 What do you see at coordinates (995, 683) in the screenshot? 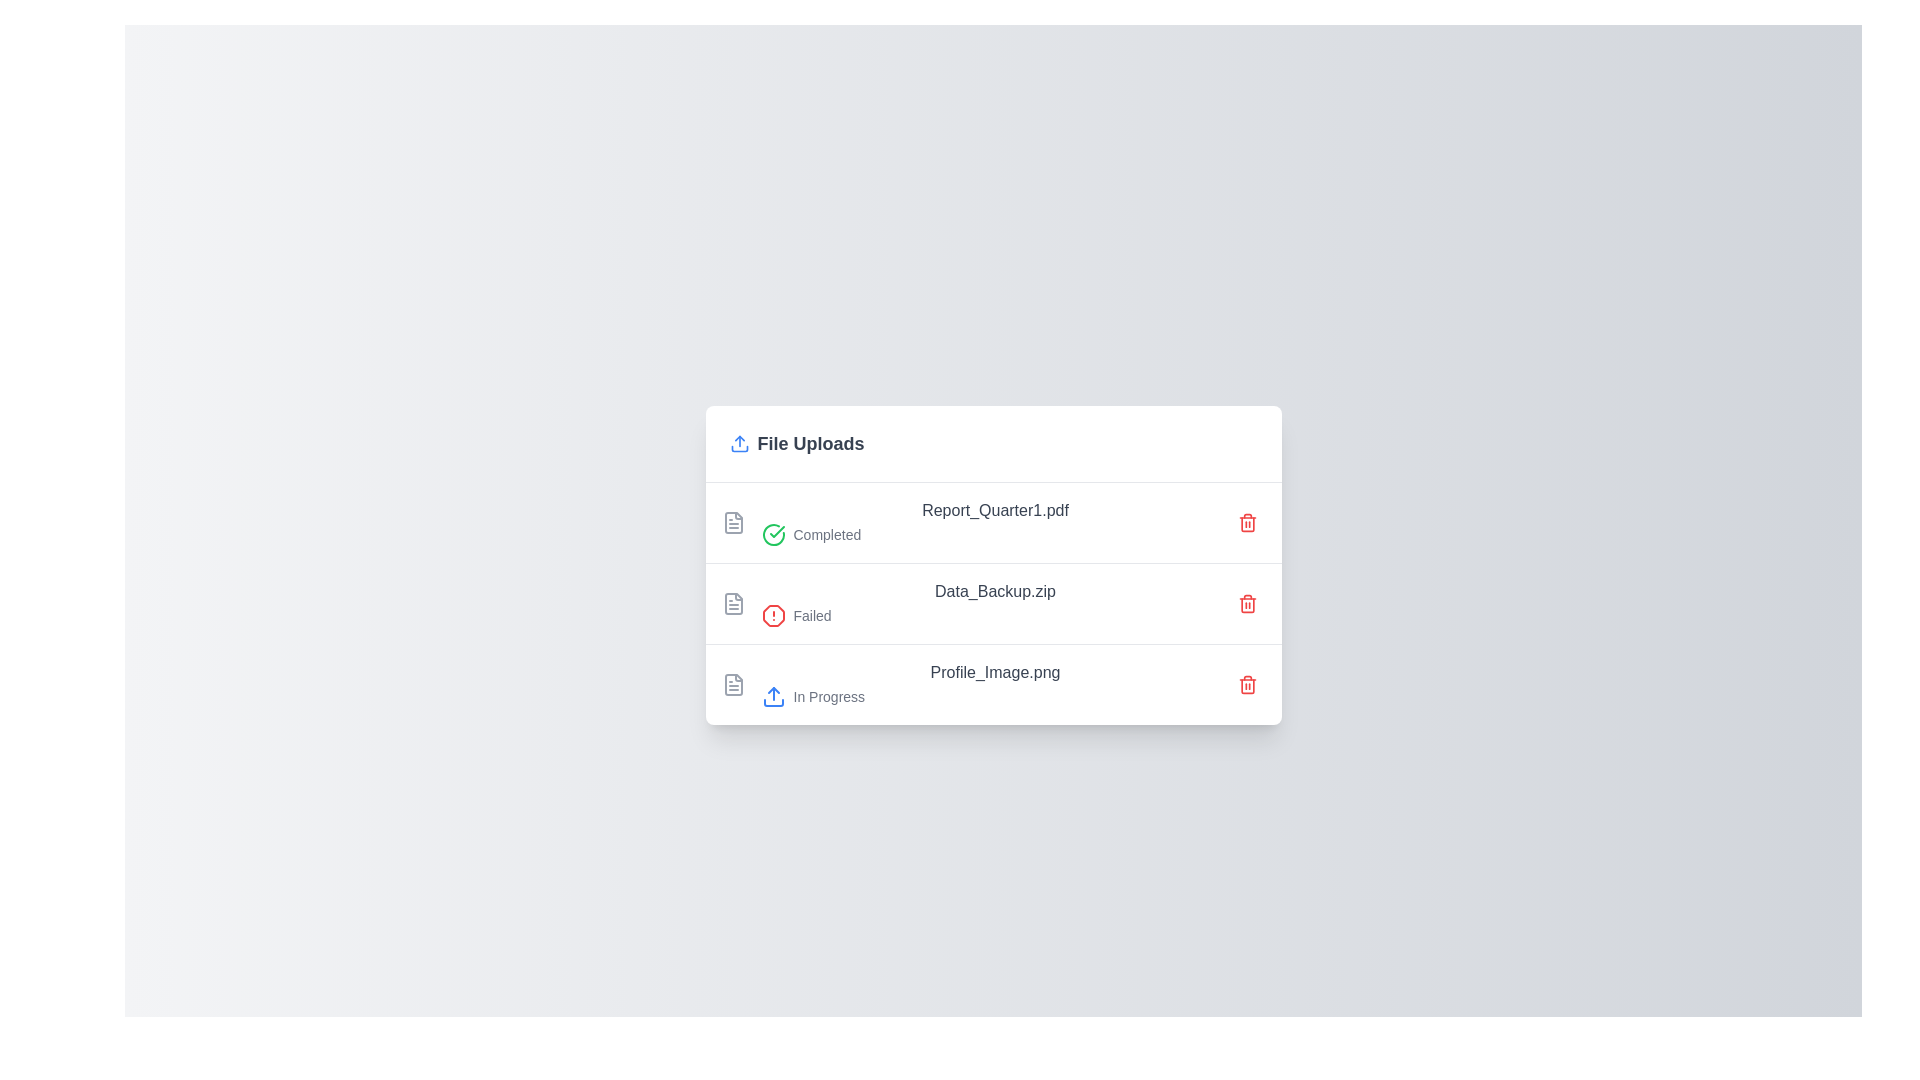
I see `text of the informational label indicating the upload status of the file 'Profile_Image.png', which is located in the 'File Uploads' section, between the second and fourth items` at bounding box center [995, 683].